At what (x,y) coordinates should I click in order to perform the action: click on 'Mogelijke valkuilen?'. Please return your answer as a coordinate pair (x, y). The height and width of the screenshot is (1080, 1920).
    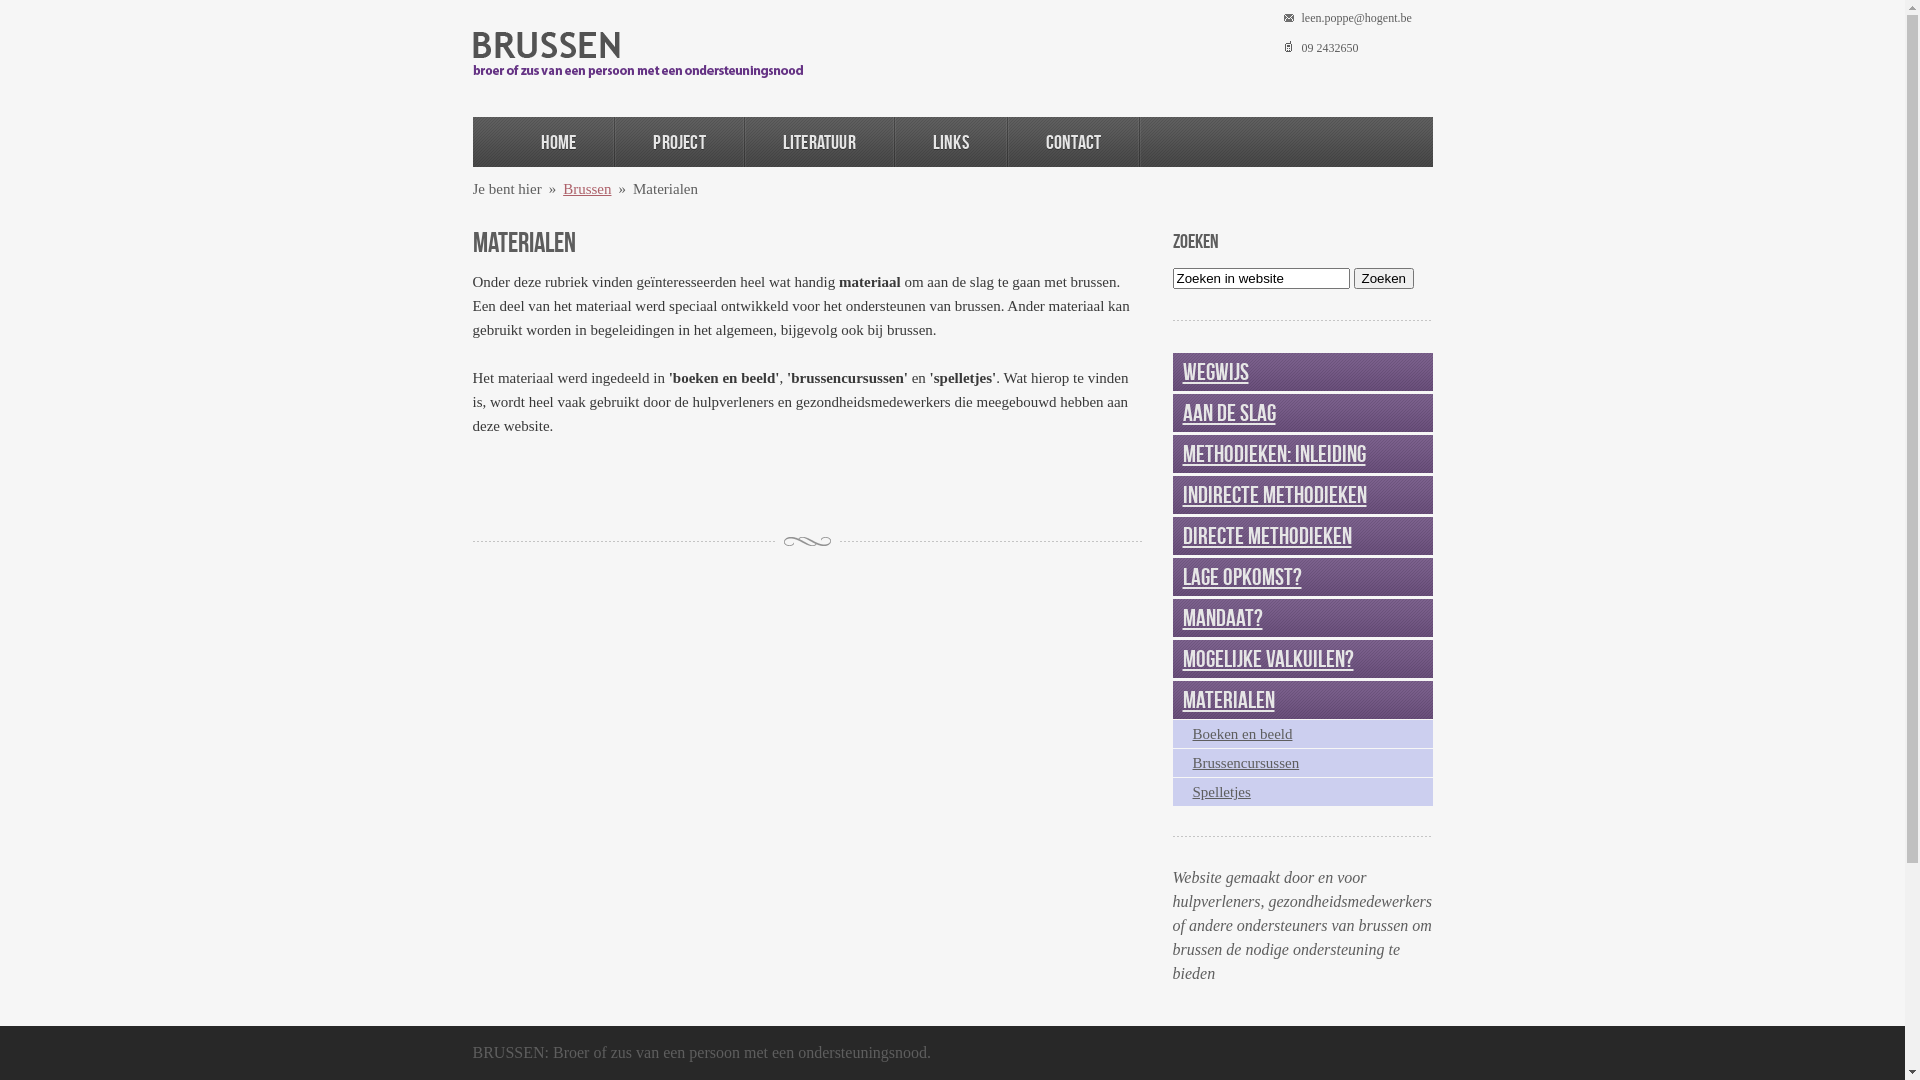
    Looking at the image, I should click on (1266, 659).